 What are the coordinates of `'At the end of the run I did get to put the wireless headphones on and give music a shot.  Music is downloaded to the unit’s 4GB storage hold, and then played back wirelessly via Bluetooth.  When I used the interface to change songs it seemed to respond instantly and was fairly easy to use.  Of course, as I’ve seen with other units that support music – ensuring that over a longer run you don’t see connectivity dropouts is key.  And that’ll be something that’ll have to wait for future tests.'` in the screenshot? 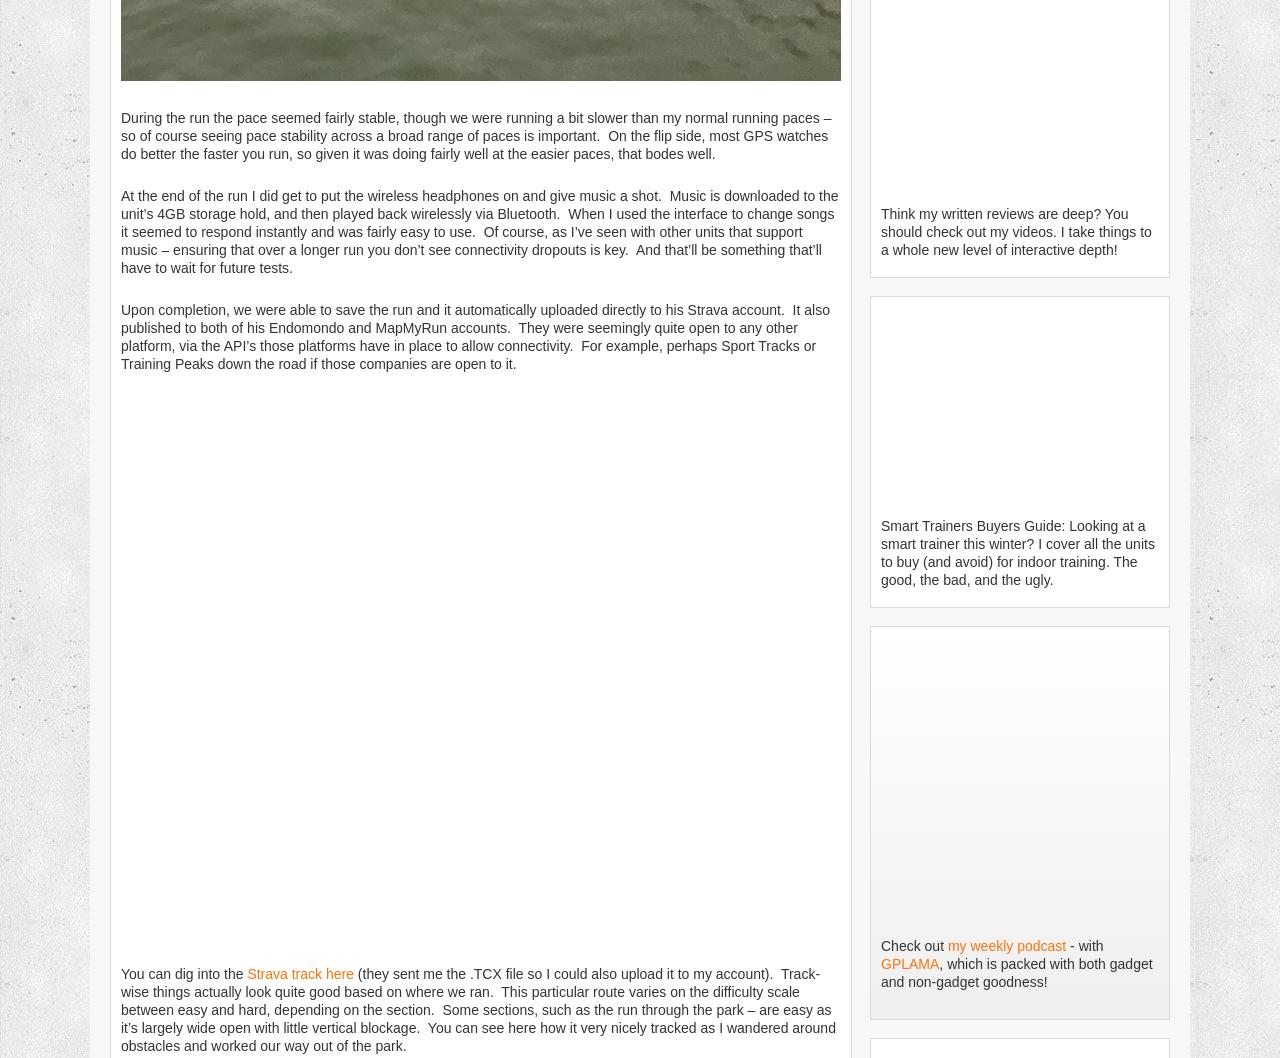 It's located at (119, 230).